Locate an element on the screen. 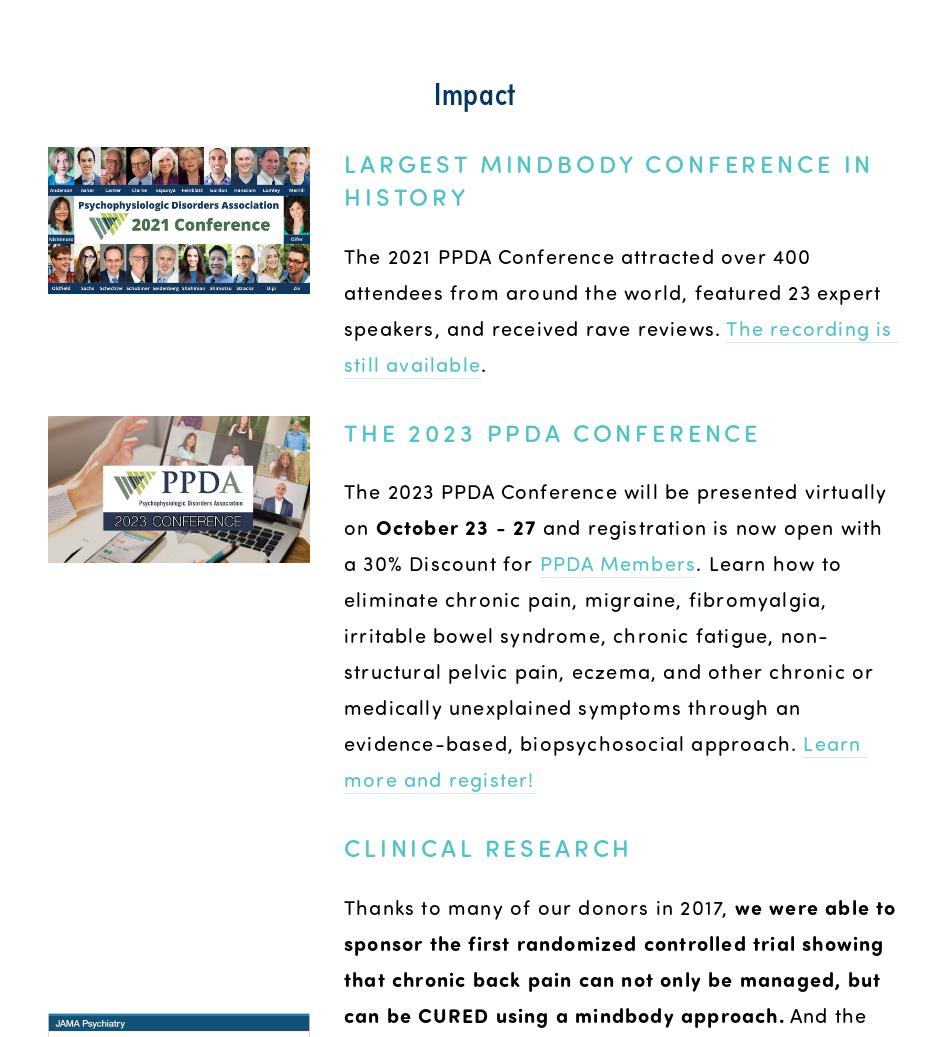 The image size is (950, 1037). 'The 2021 PPDA Conference attracted over 400 attendees from around the world, featured 23 expert speakers, and received rave reviews.' is located at coordinates (615, 289).